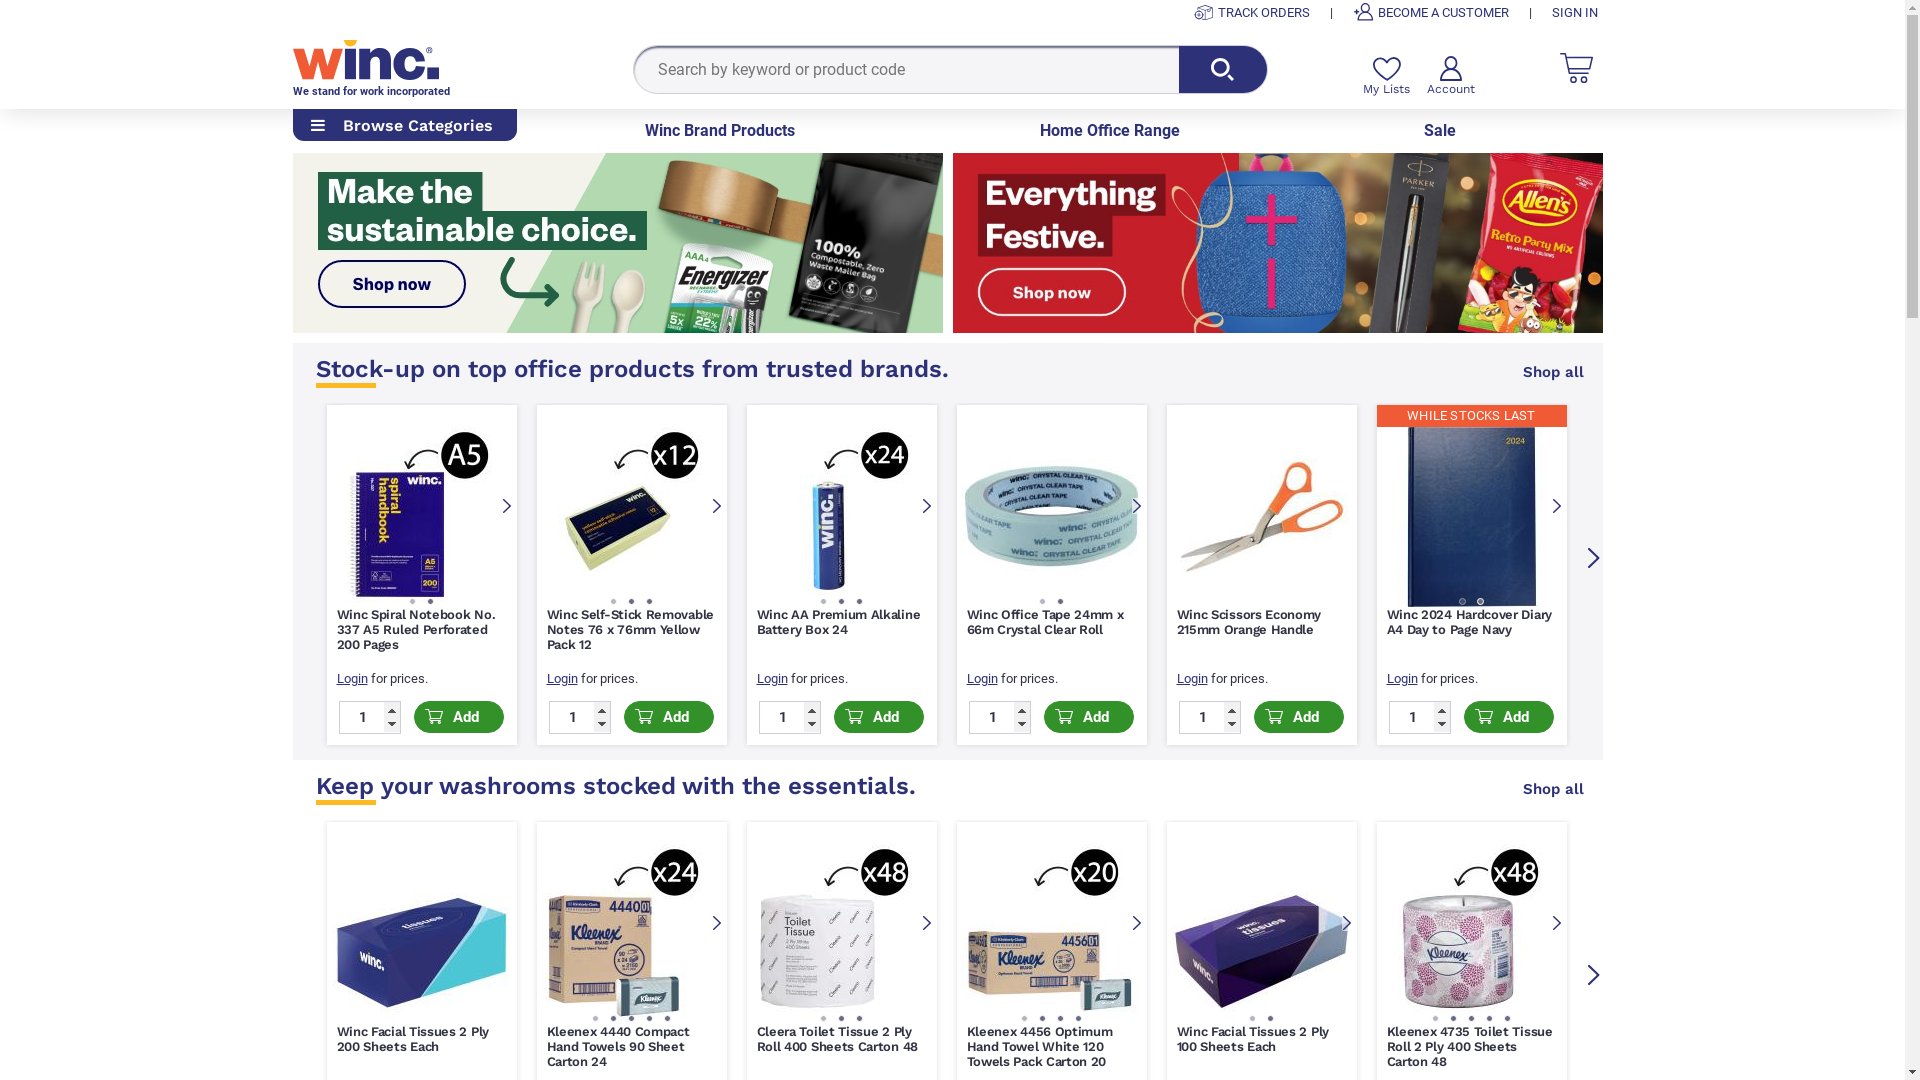 The height and width of the screenshot is (1080, 1920). Describe the element at coordinates (1385, 75) in the screenshot. I see `'My Lists'` at that location.